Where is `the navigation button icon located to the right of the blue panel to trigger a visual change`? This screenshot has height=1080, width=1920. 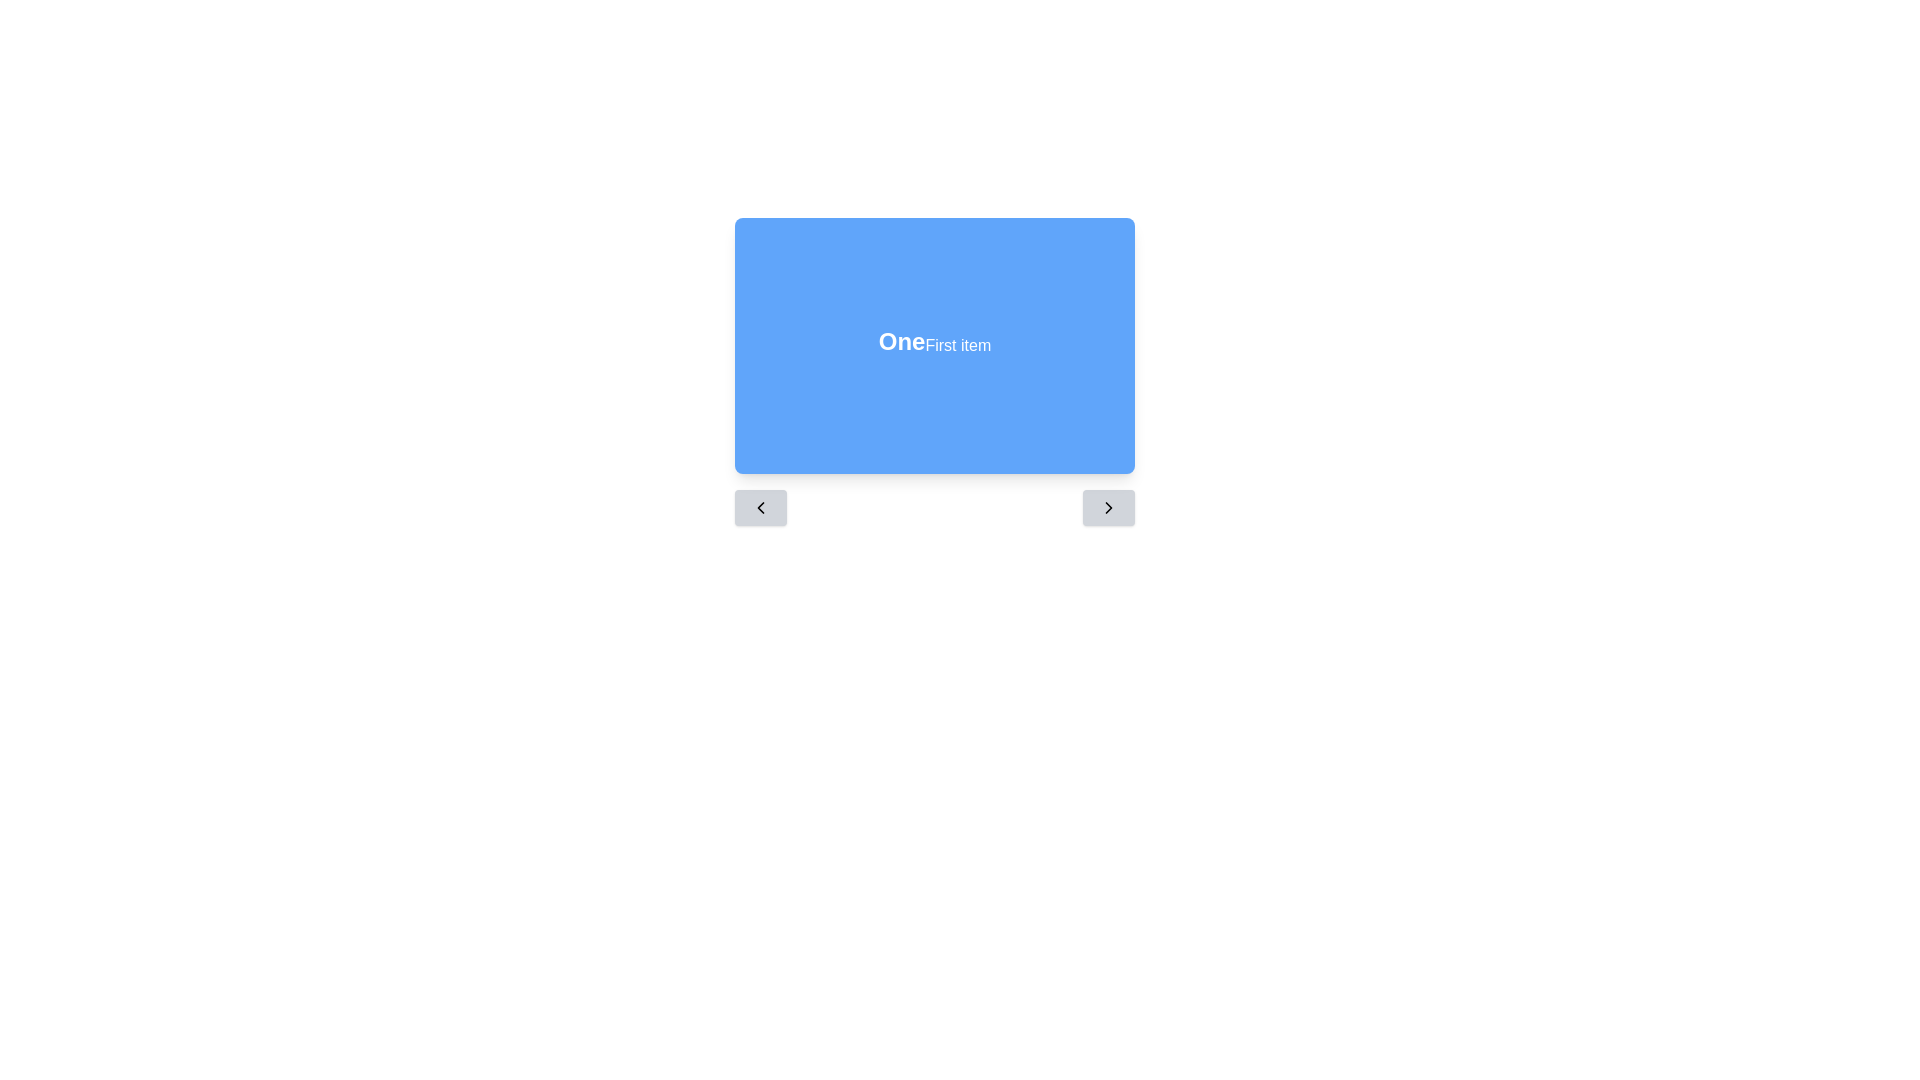
the navigation button icon located to the right of the blue panel to trigger a visual change is located at coordinates (1107, 507).